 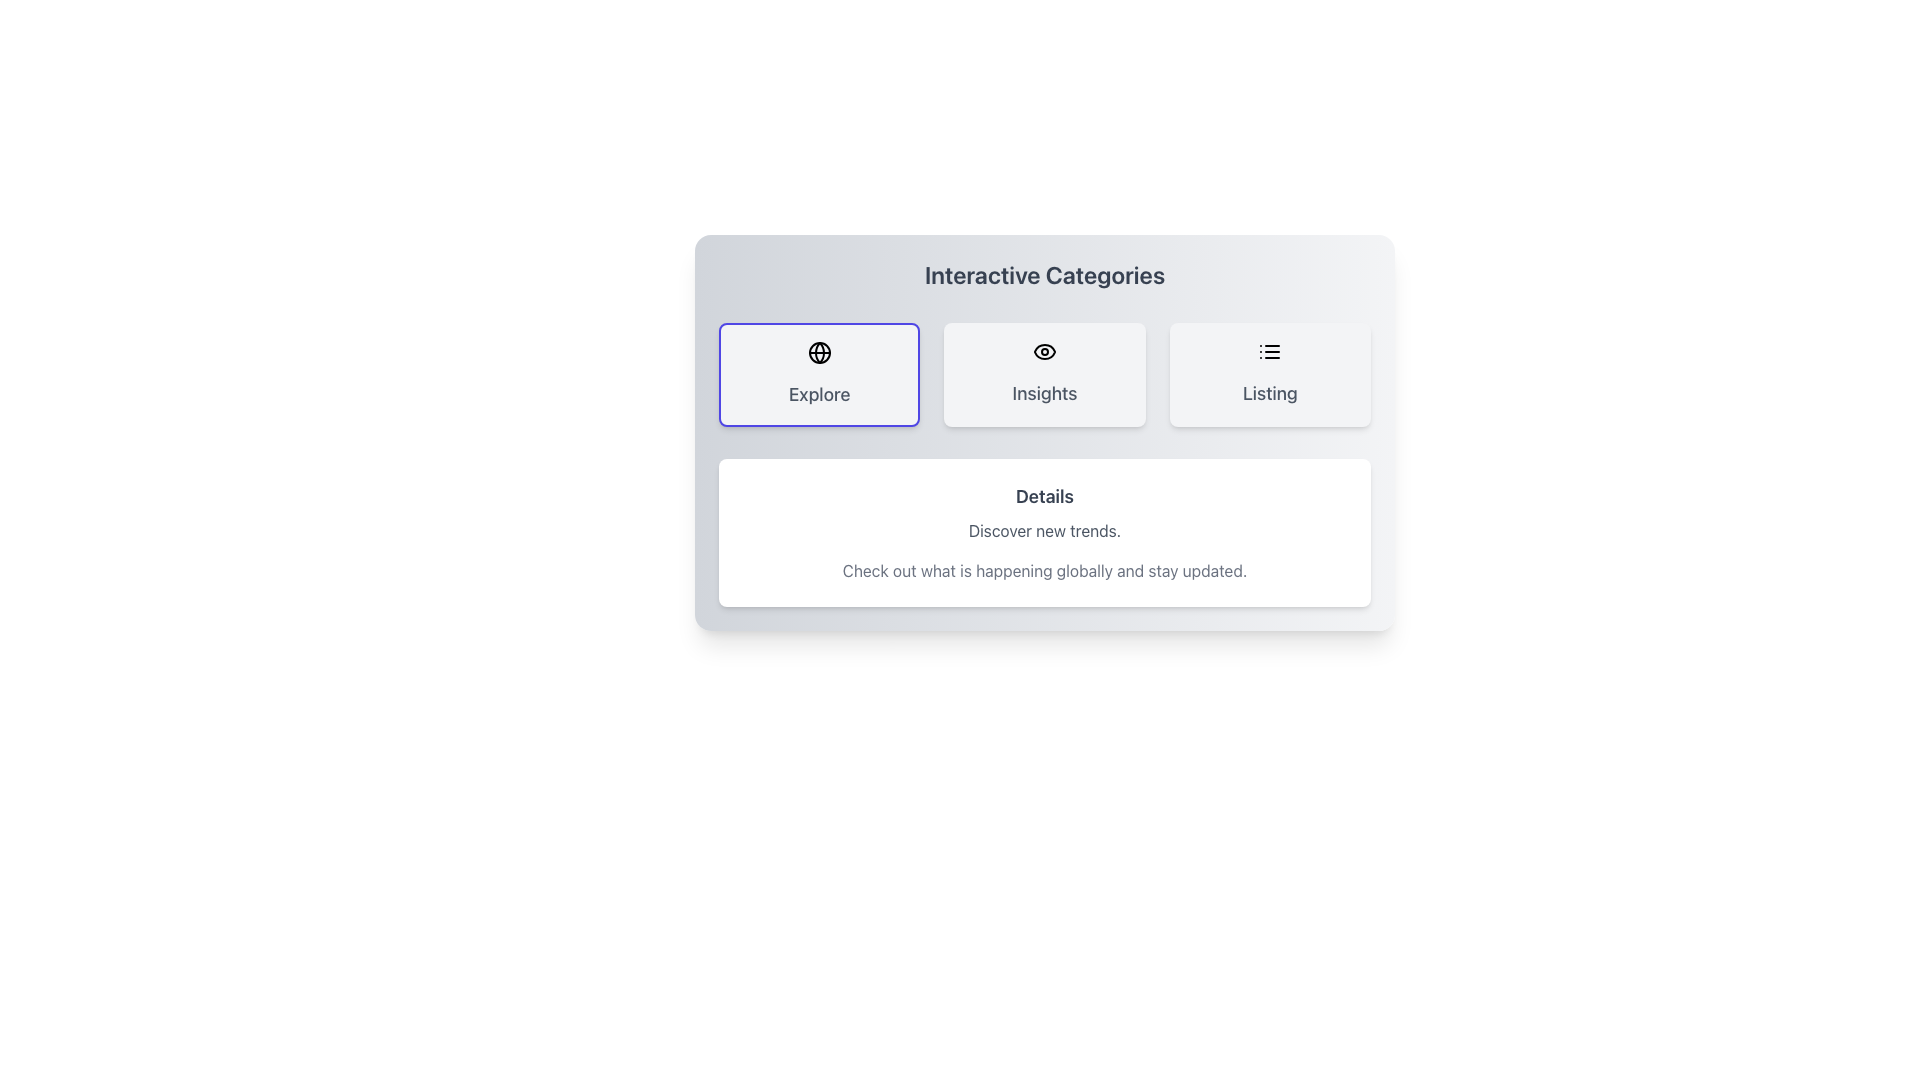 What do you see at coordinates (1044, 274) in the screenshot?
I see `the text label displaying the title 'Interactive Categories', which is styled in a large, bold font and positioned at the top of the content card layout` at bounding box center [1044, 274].